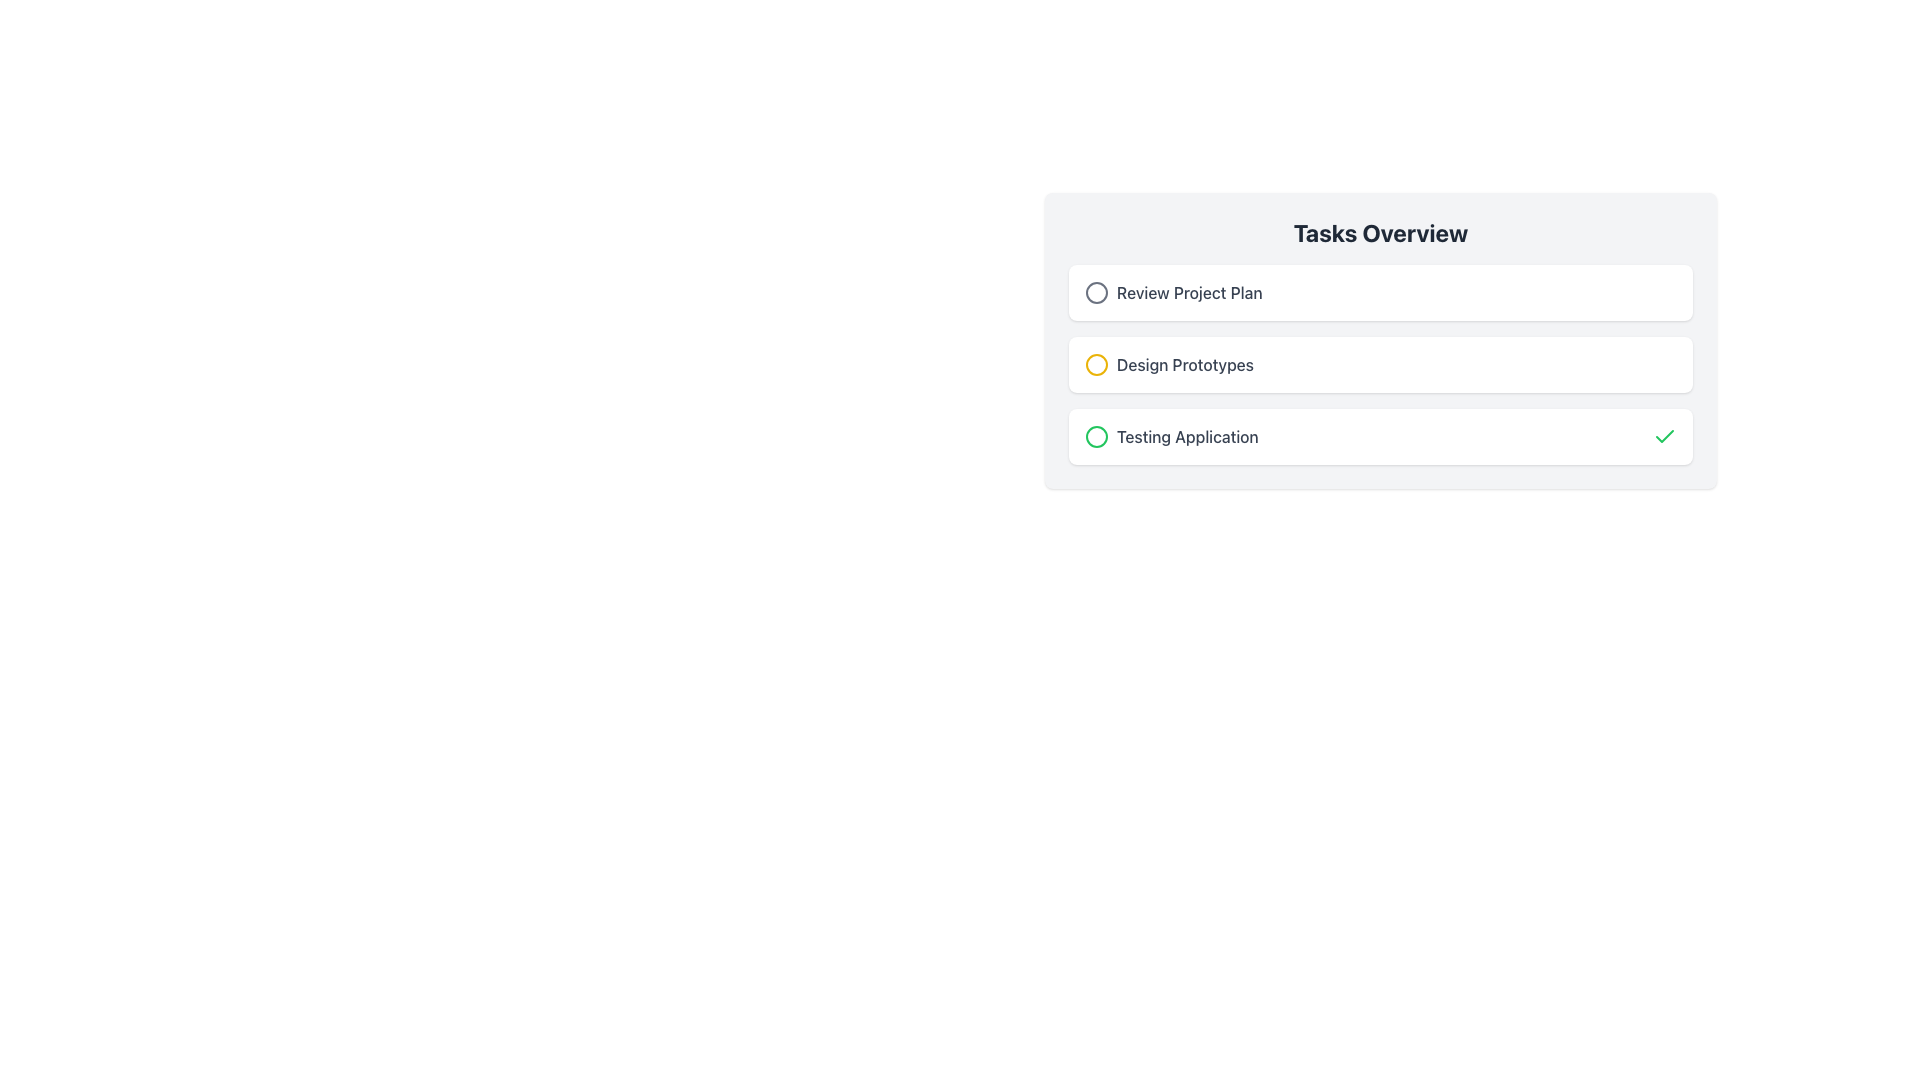  Describe the element at coordinates (1169, 365) in the screenshot. I see `the selectable task item labeled 'Design Prototypes' in the 'Tasks Overview' list` at that location.